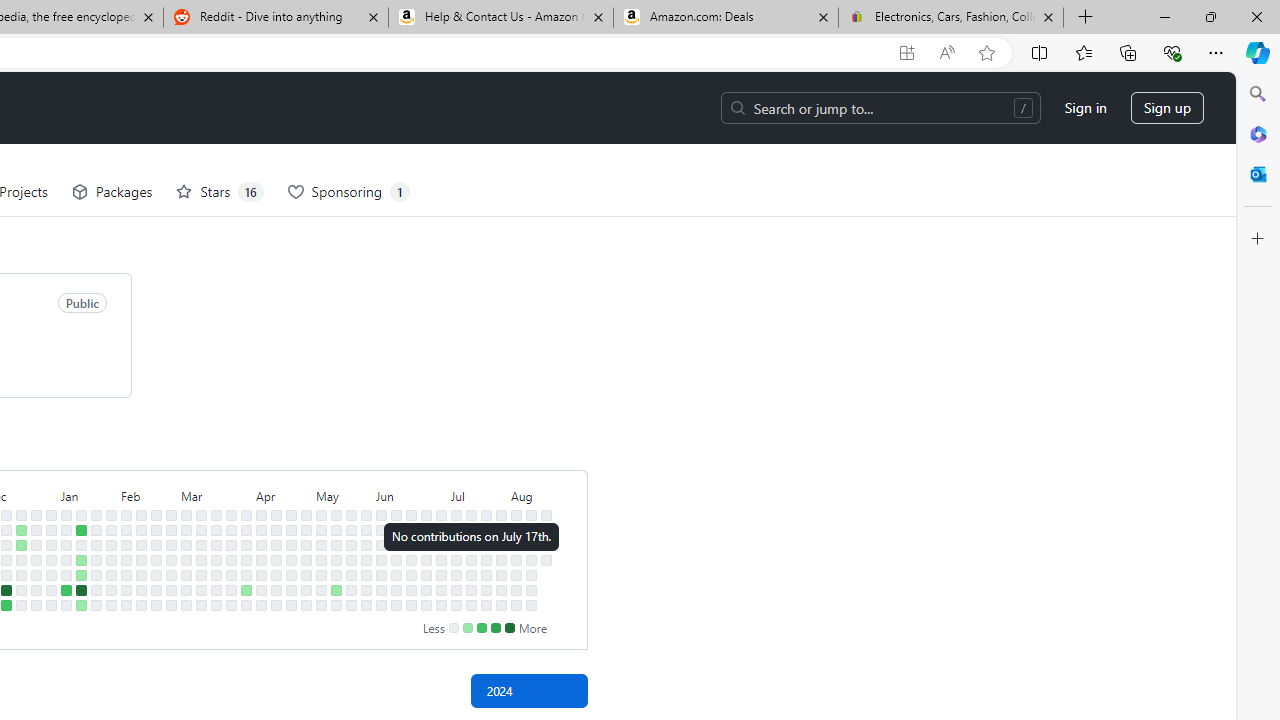 This screenshot has height=720, width=1280. What do you see at coordinates (260, 604) in the screenshot?
I see `'No contributions on April 13th.'` at bounding box center [260, 604].